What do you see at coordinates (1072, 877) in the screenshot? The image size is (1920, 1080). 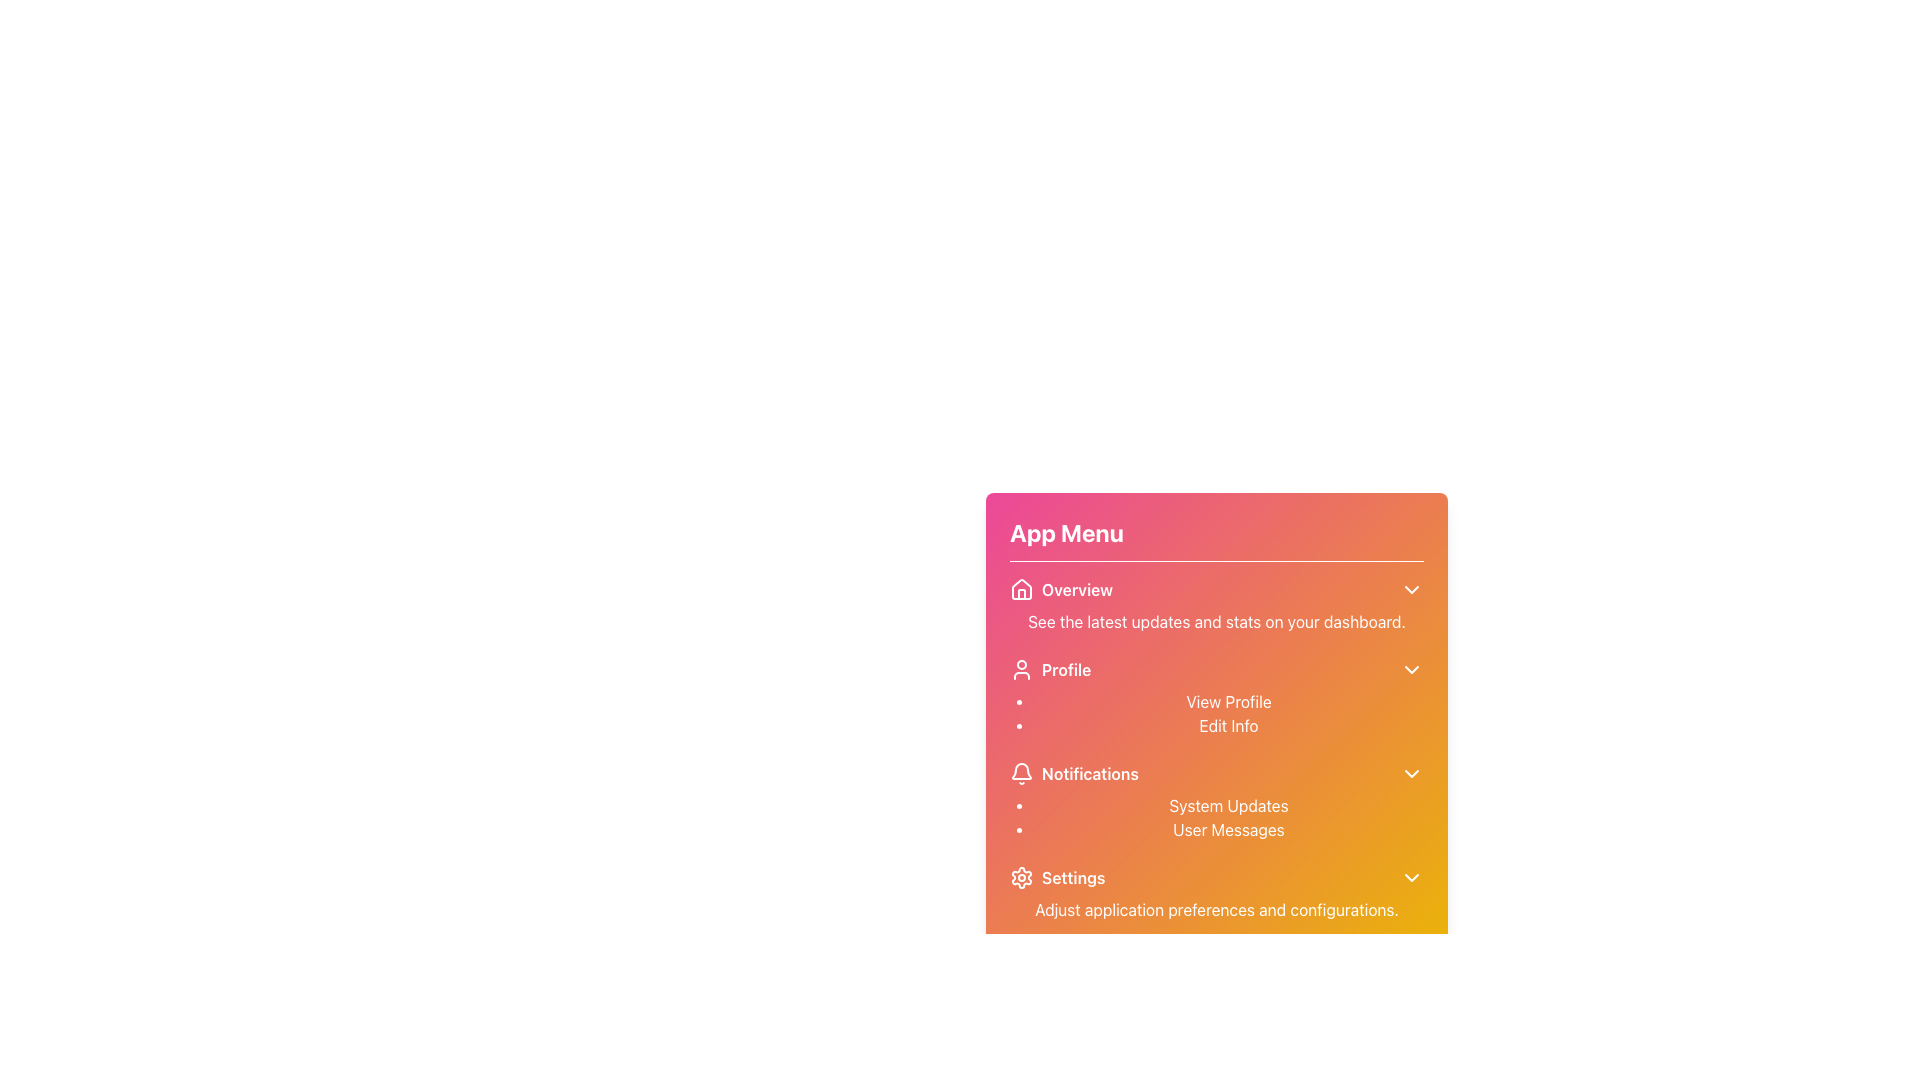 I see `text label that identifies the settings section in the App Menu, located directly to the right of the light gear icon` at bounding box center [1072, 877].